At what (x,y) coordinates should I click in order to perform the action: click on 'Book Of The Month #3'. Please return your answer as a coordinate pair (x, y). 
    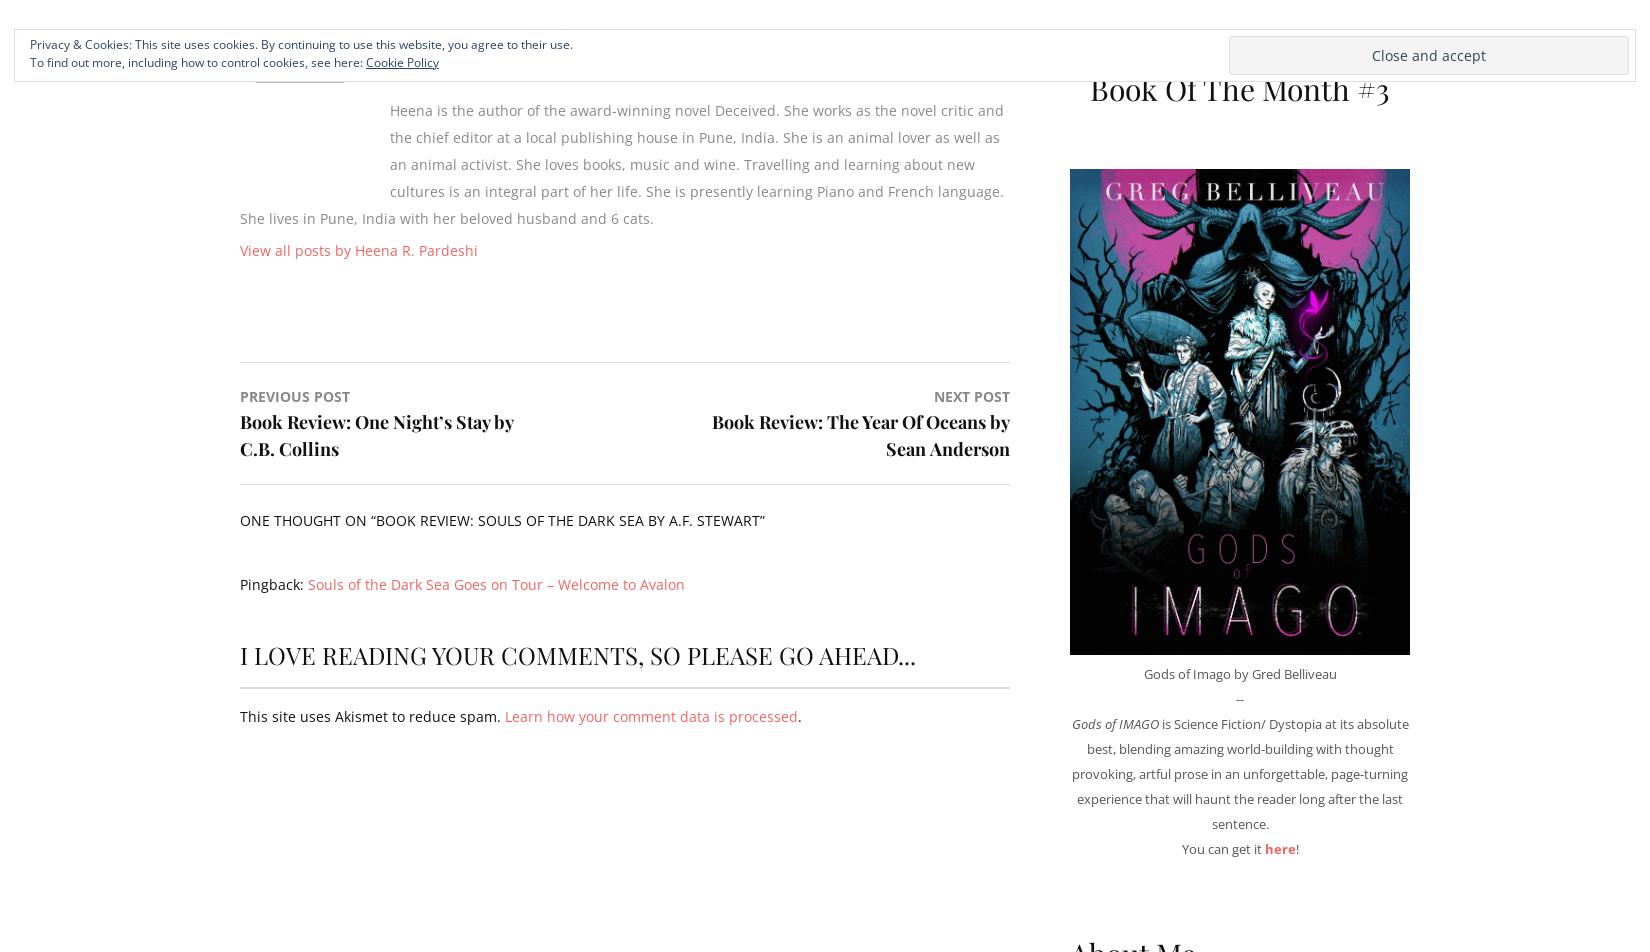
    Looking at the image, I should click on (1238, 89).